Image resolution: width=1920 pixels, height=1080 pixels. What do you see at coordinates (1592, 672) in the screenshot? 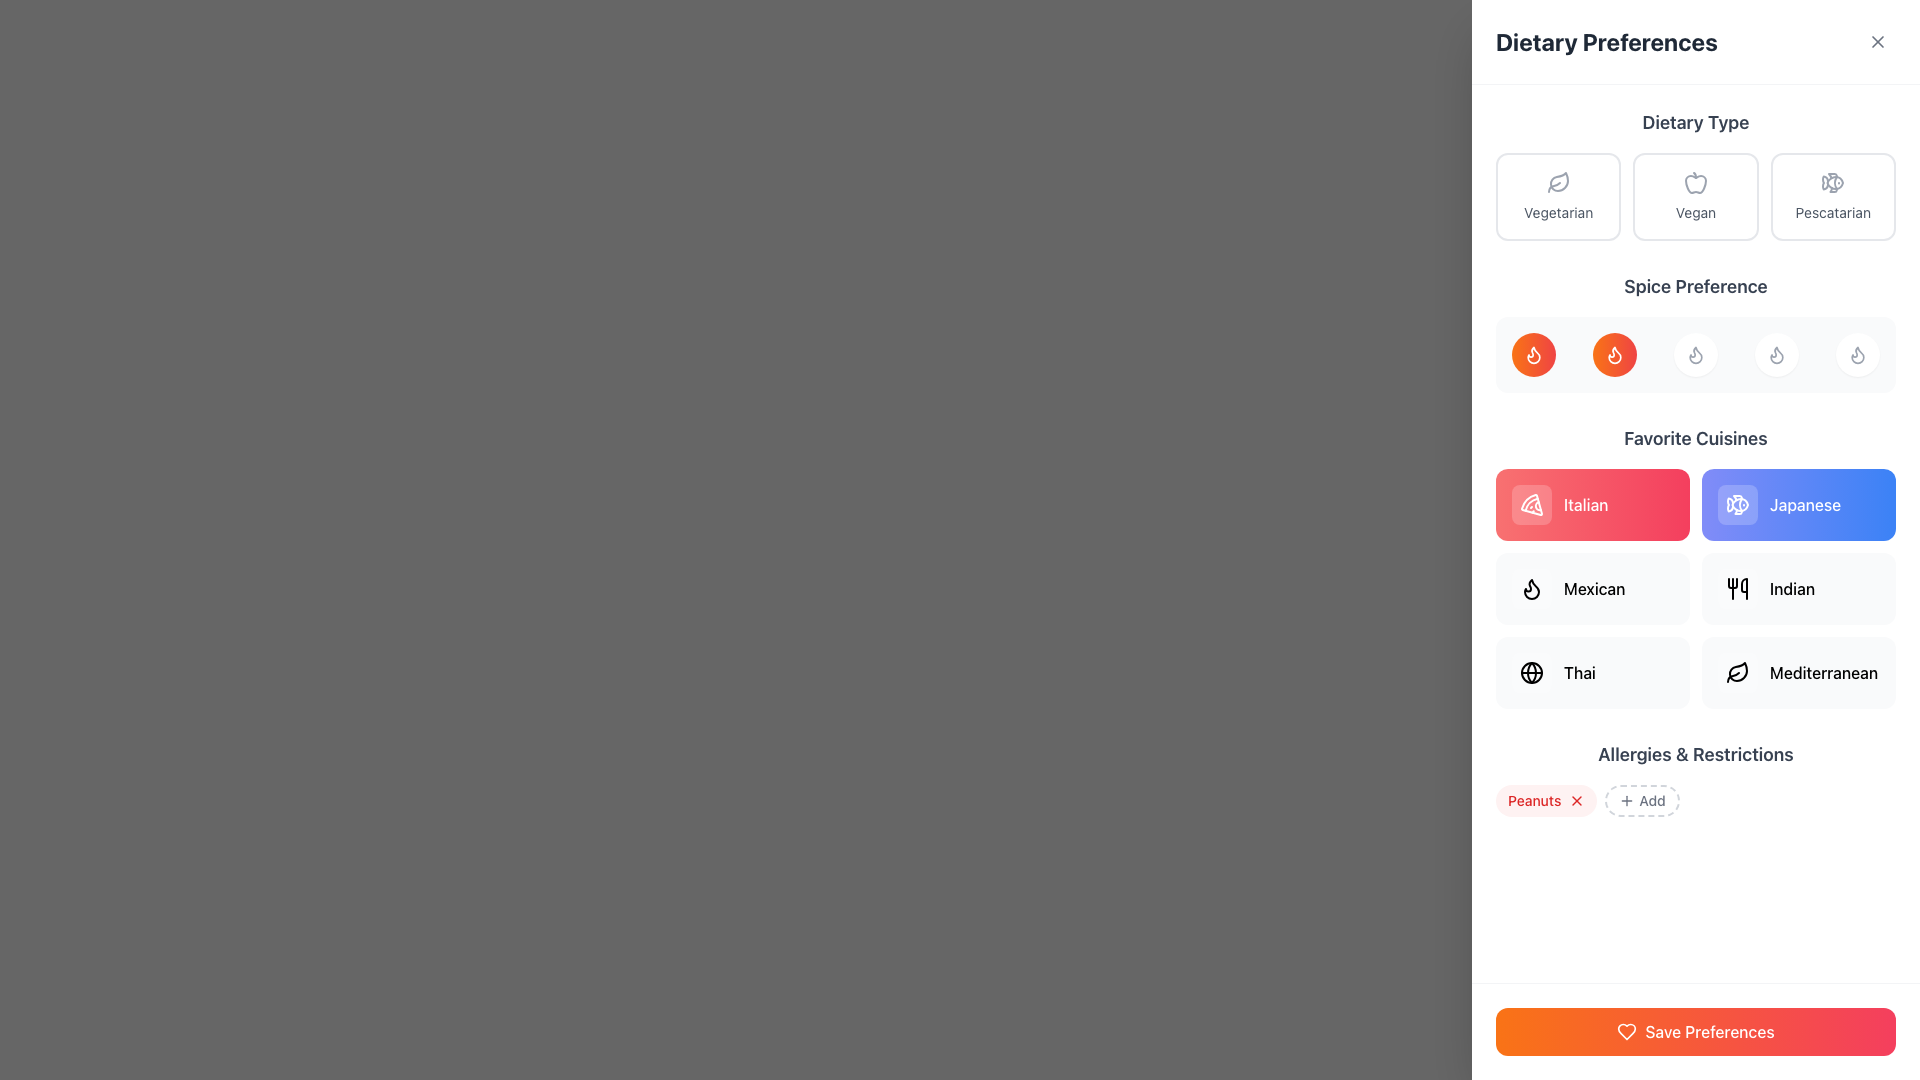
I see `the 'Thai' button in the 'Favorite Cuisines' grid` at bounding box center [1592, 672].